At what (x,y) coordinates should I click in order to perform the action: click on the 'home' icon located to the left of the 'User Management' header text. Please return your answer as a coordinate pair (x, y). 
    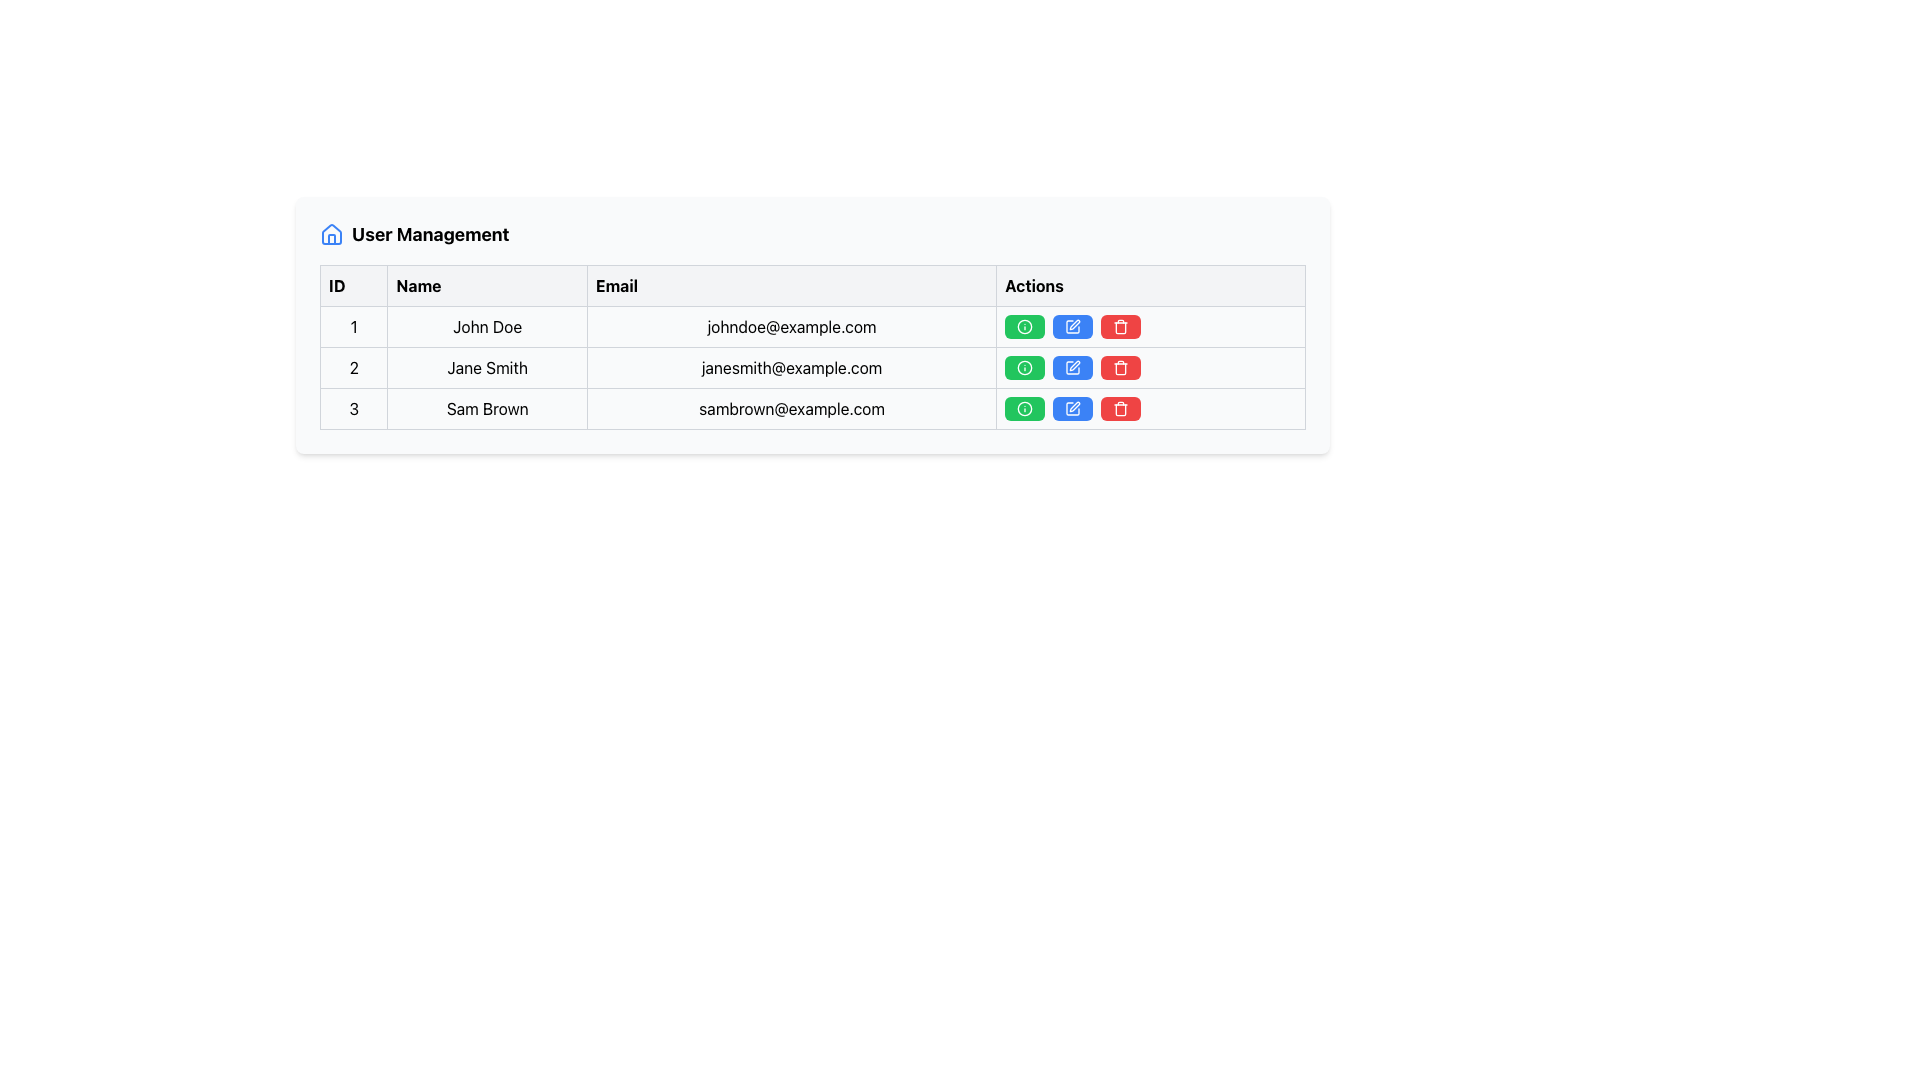
    Looking at the image, I should click on (331, 234).